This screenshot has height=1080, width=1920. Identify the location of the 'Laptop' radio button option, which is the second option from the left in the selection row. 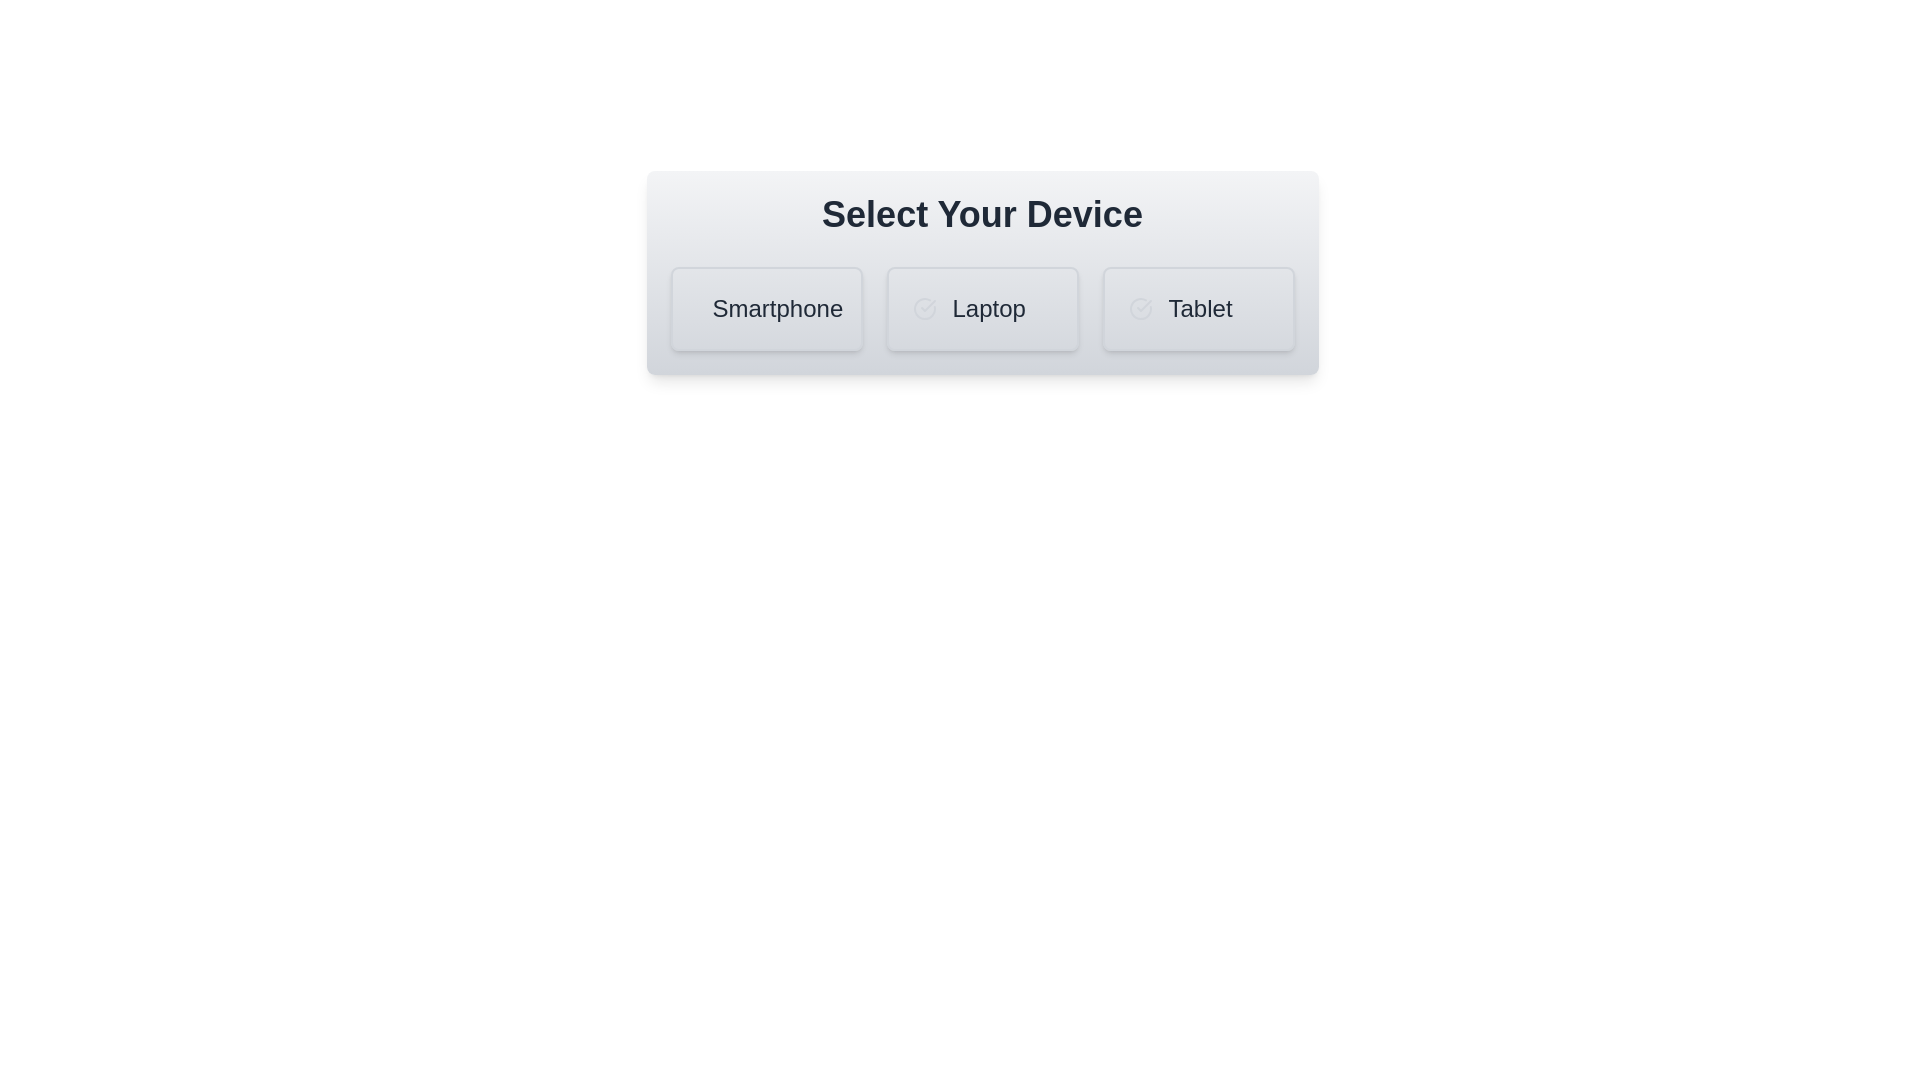
(982, 308).